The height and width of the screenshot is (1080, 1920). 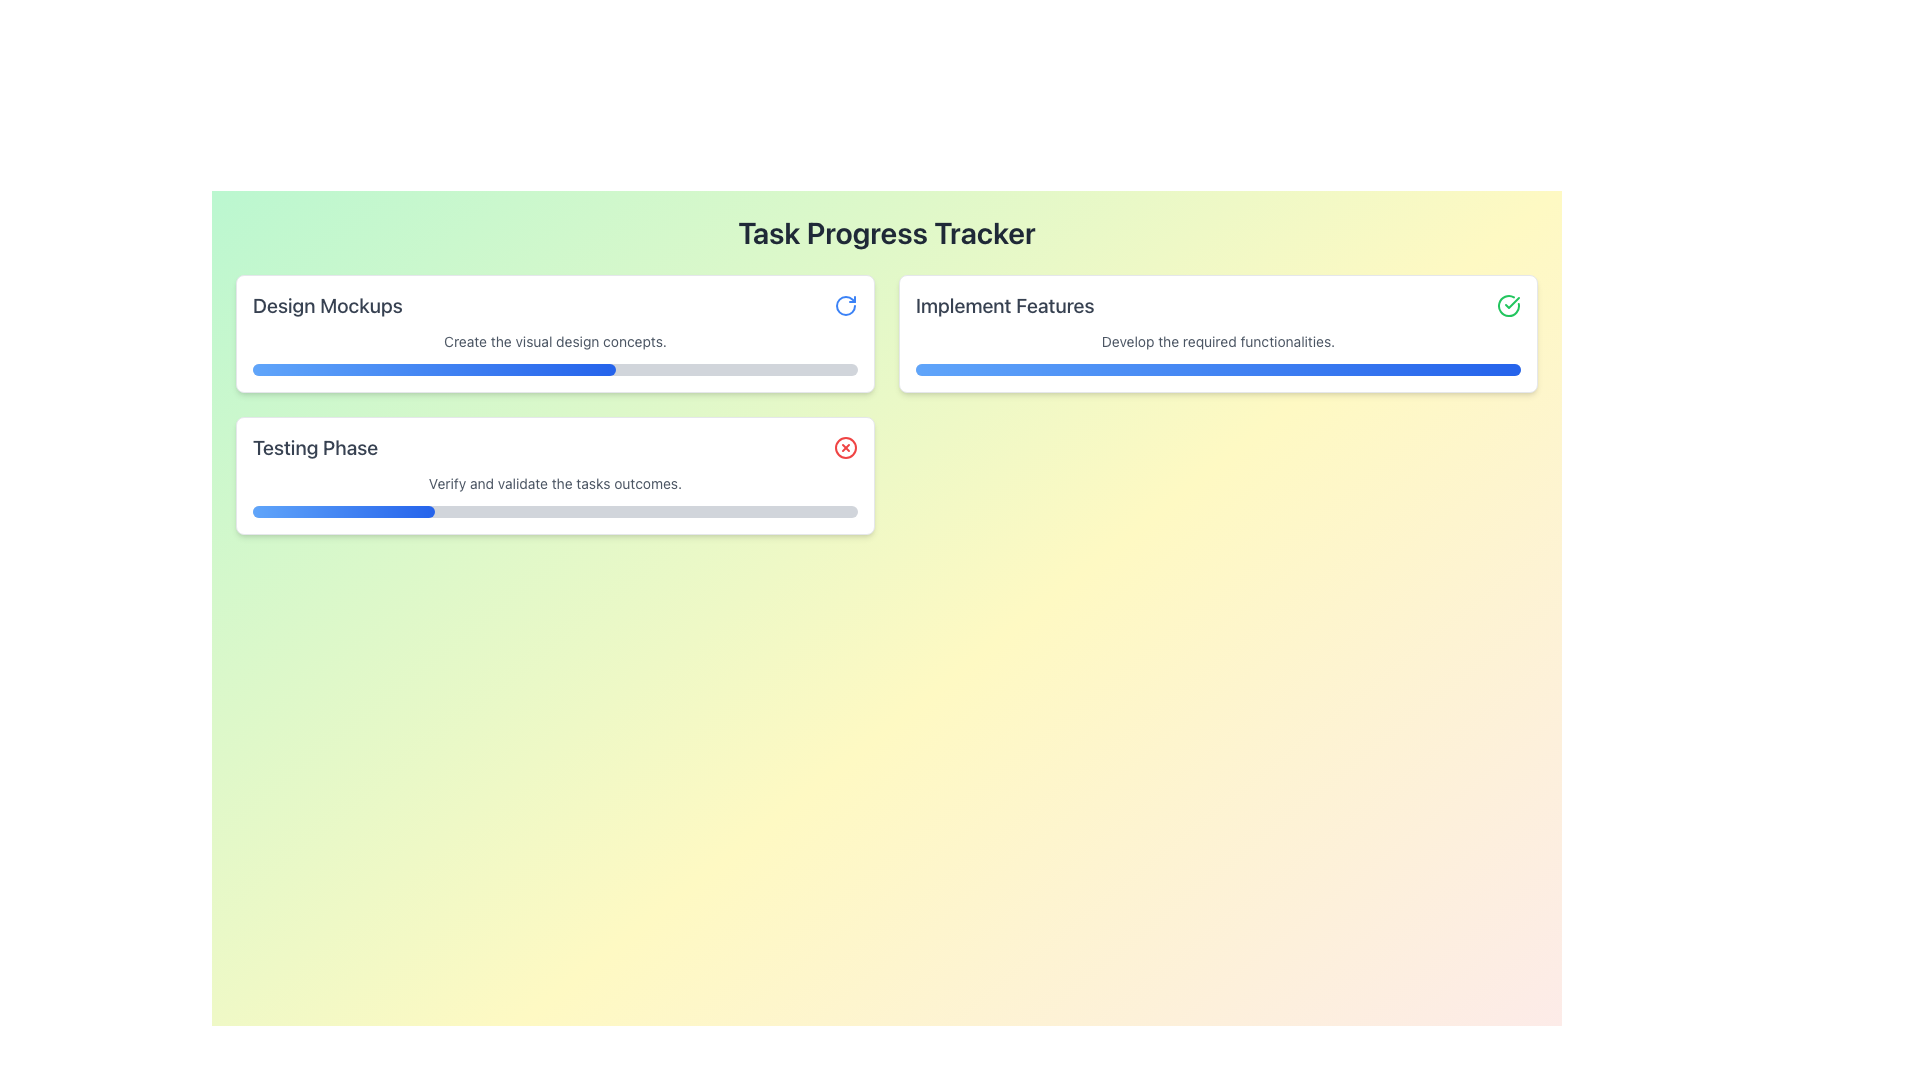 What do you see at coordinates (886, 231) in the screenshot?
I see `the header text element reading 'Task Progress Tracker' located at the top of the central content area` at bounding box center [886, 231].